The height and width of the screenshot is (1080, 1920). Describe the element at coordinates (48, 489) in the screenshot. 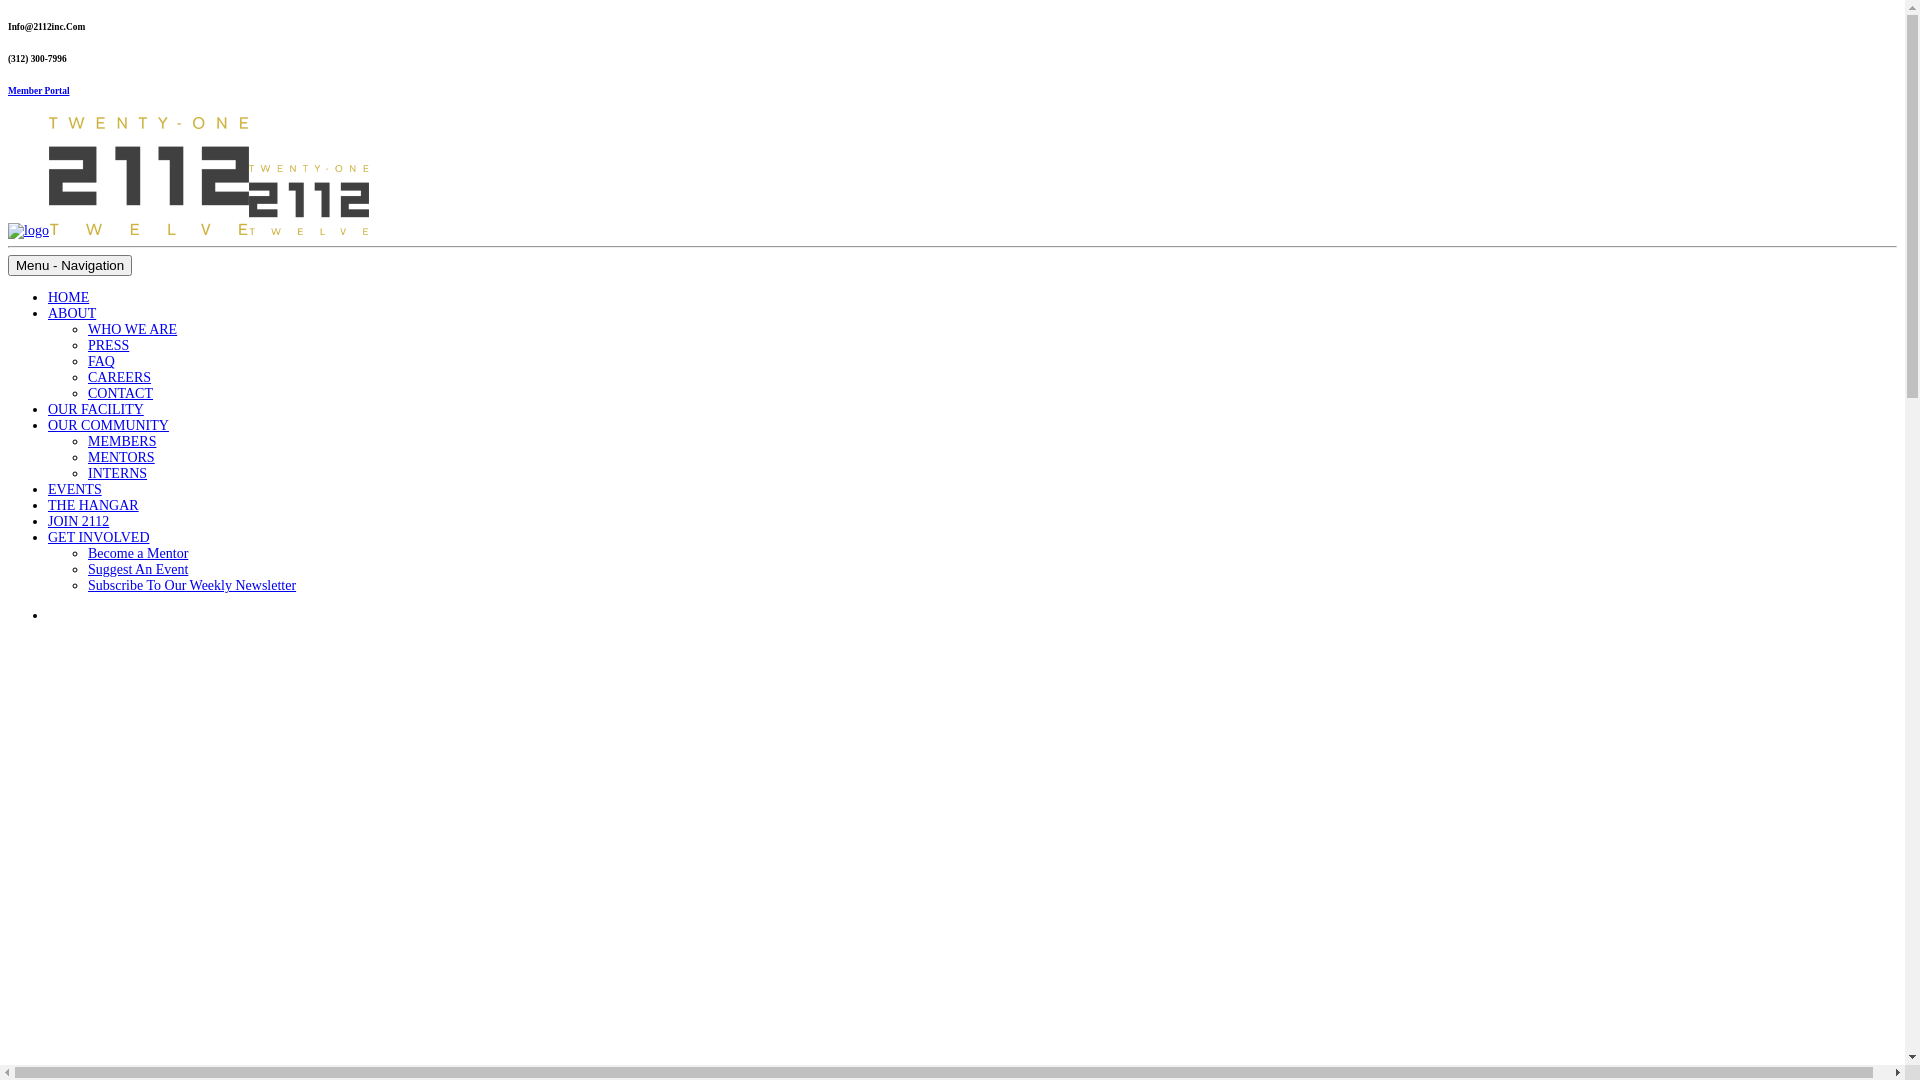

I see `'EVENTS'` at that location.